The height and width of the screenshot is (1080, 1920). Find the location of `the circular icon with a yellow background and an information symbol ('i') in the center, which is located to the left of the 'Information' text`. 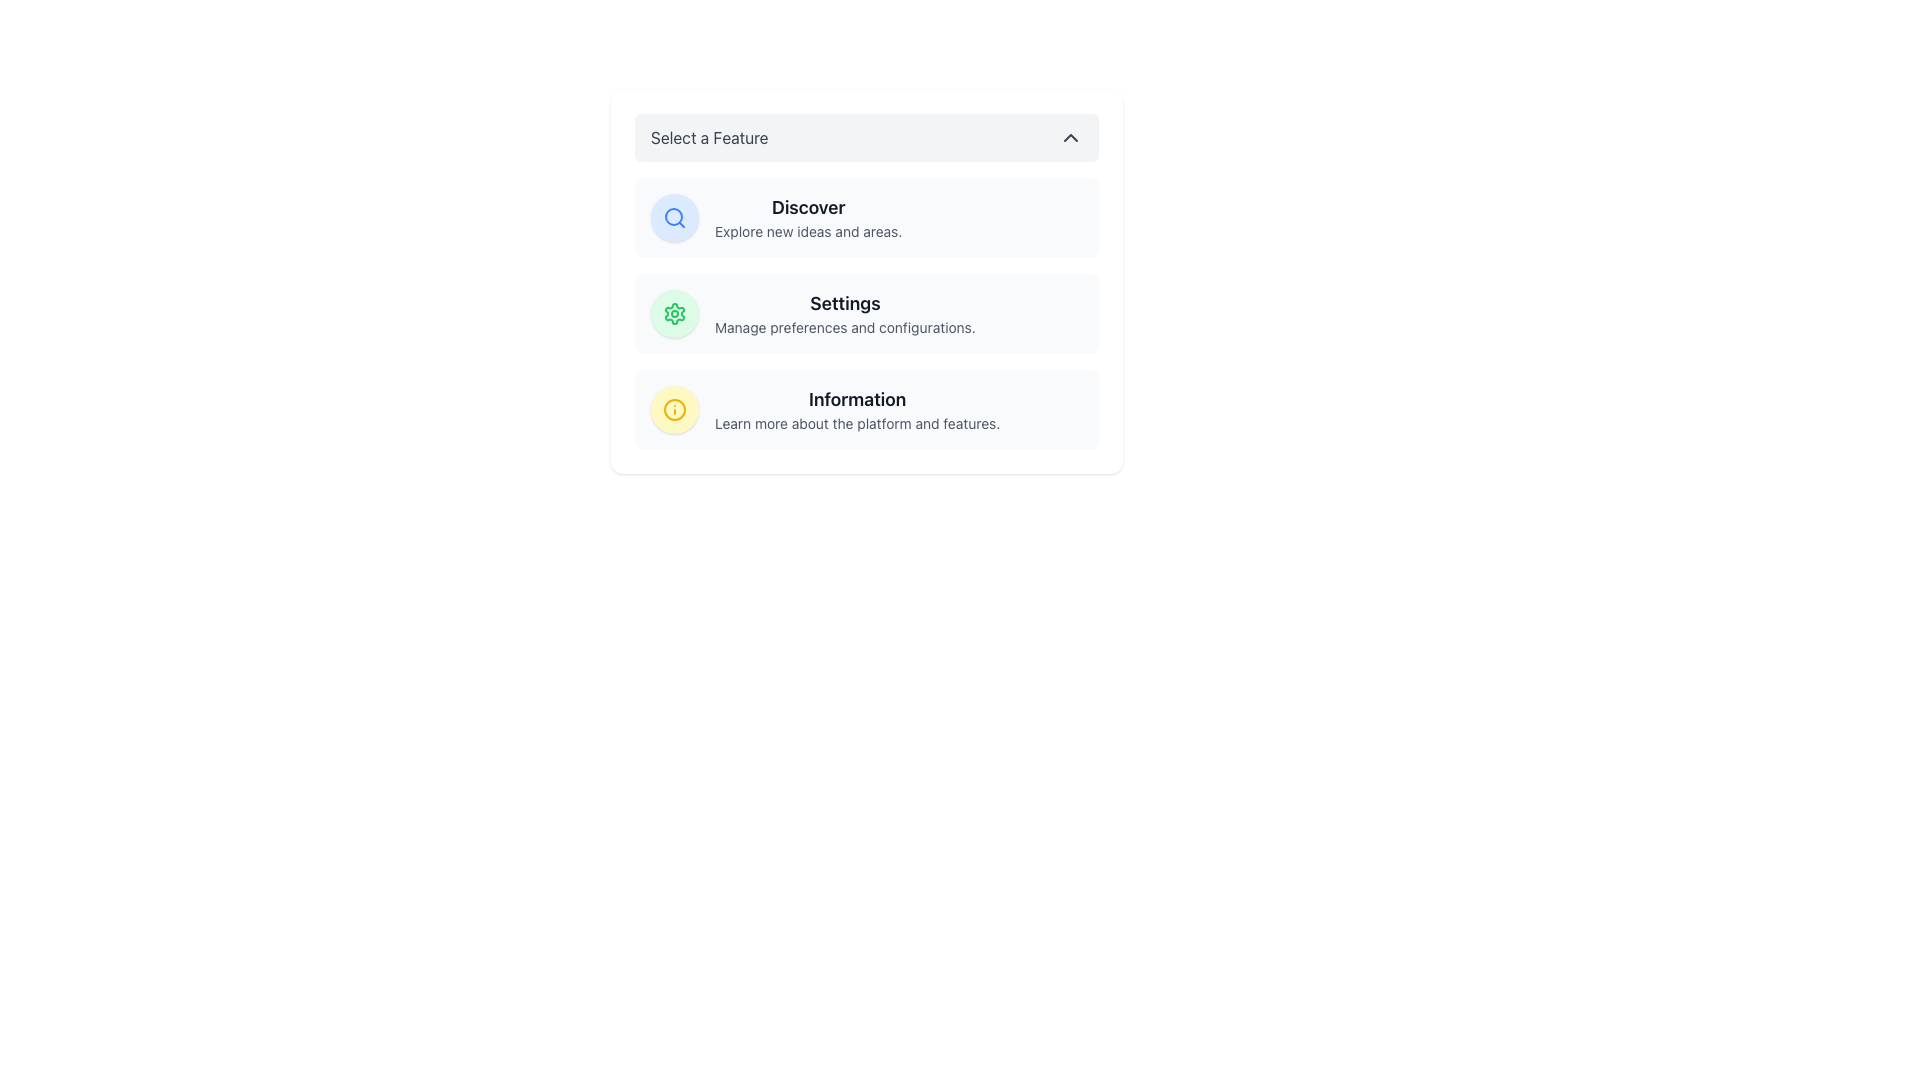

the circular icon with a yellow background and an information symbol ('i') in the center, which is located to the left of the 'Information' text is located at coordinates (675, 408).